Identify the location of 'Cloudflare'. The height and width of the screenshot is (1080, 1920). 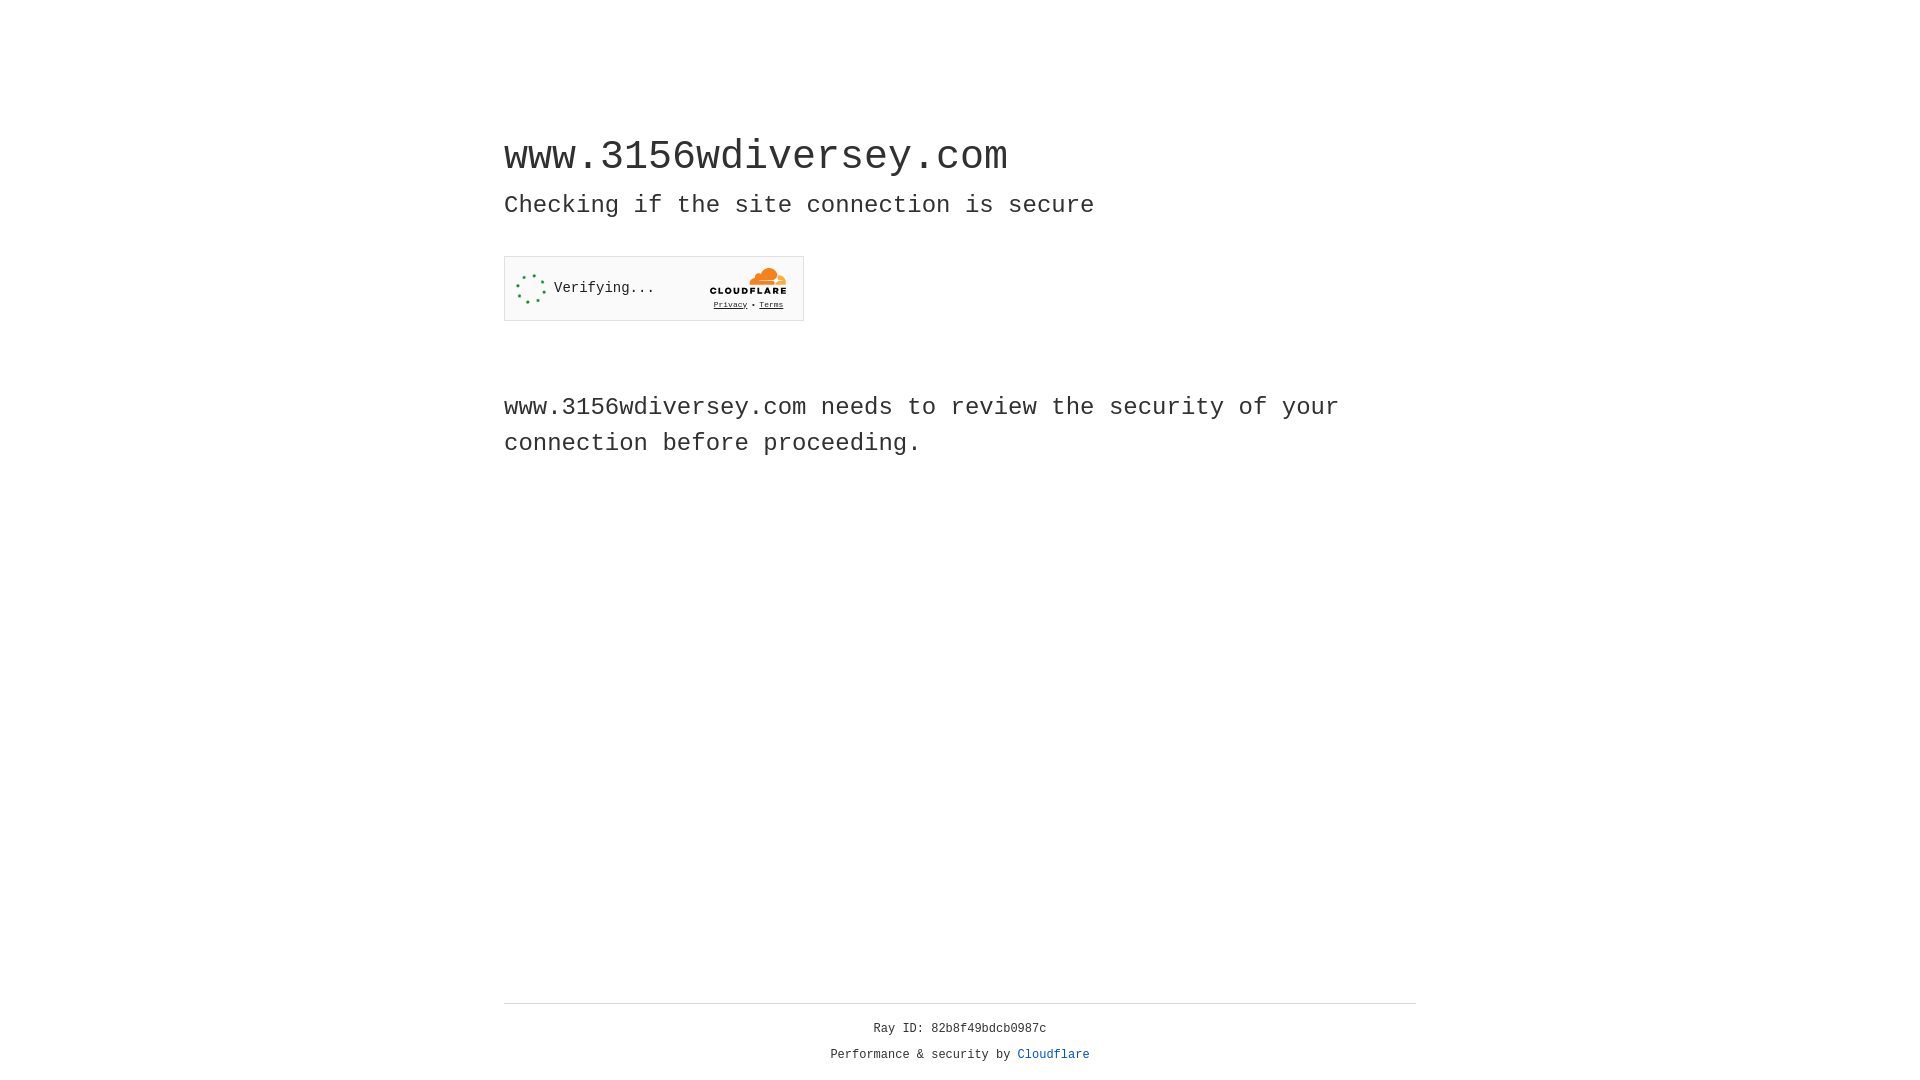
(1053, 1054).